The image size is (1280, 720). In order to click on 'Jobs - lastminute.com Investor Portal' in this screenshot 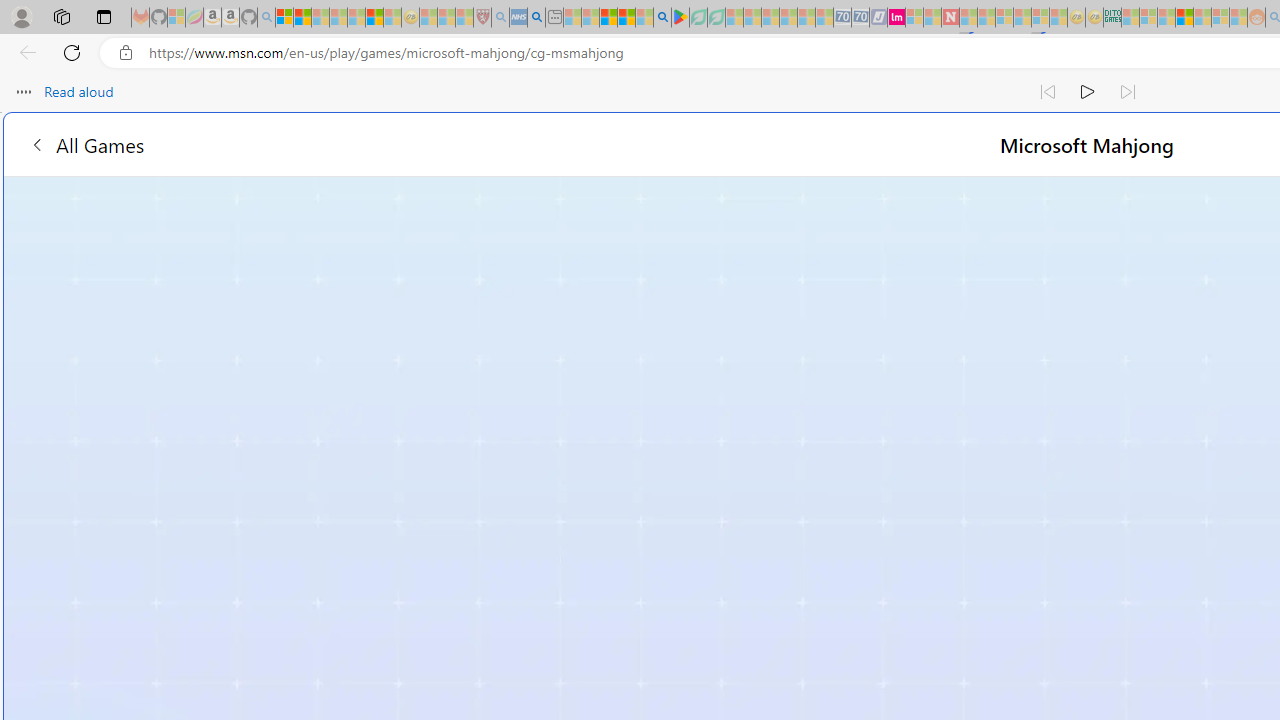, I will do `click(895, 17)`.